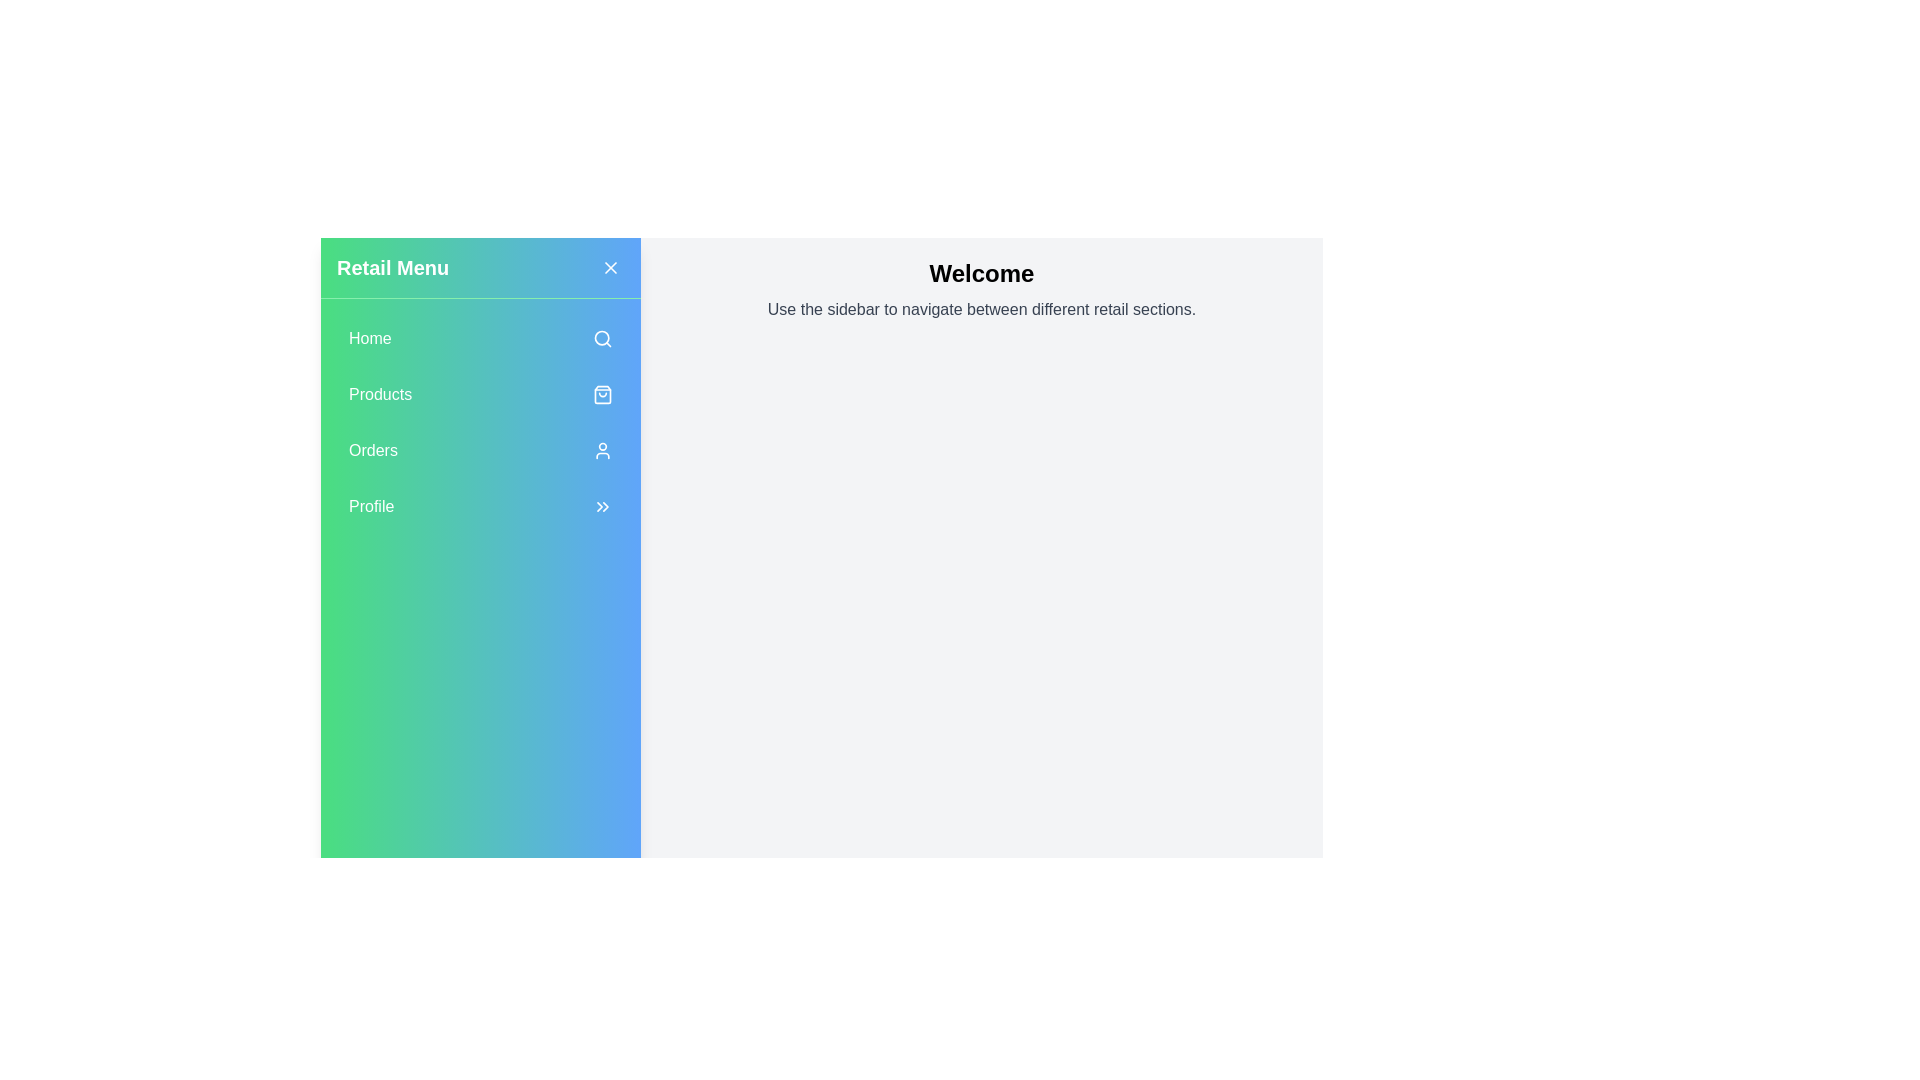  Describe the element at coordinates (480, 338) in the screenshot. I see `the 'Home' navigational link located in the sidebar menu on the left side of the interface` at that location.